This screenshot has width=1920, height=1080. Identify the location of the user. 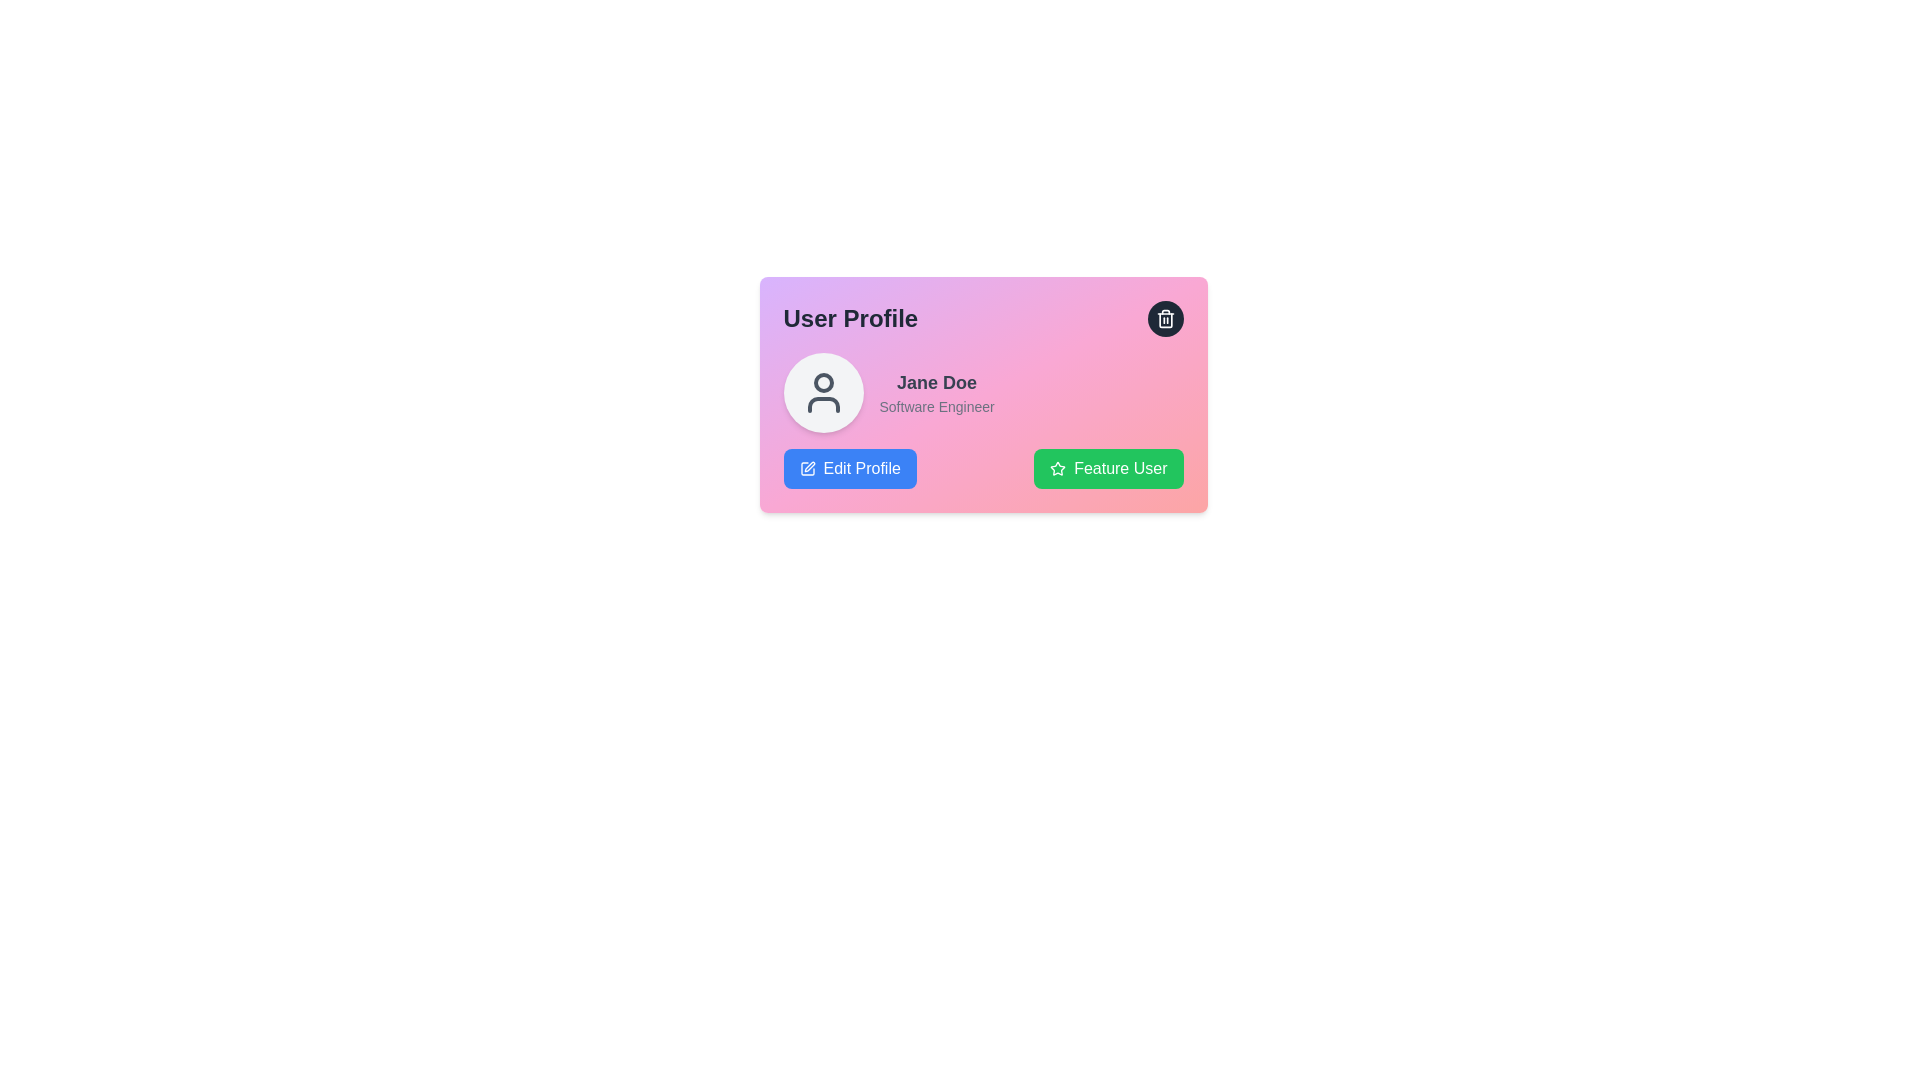
(936, 382).